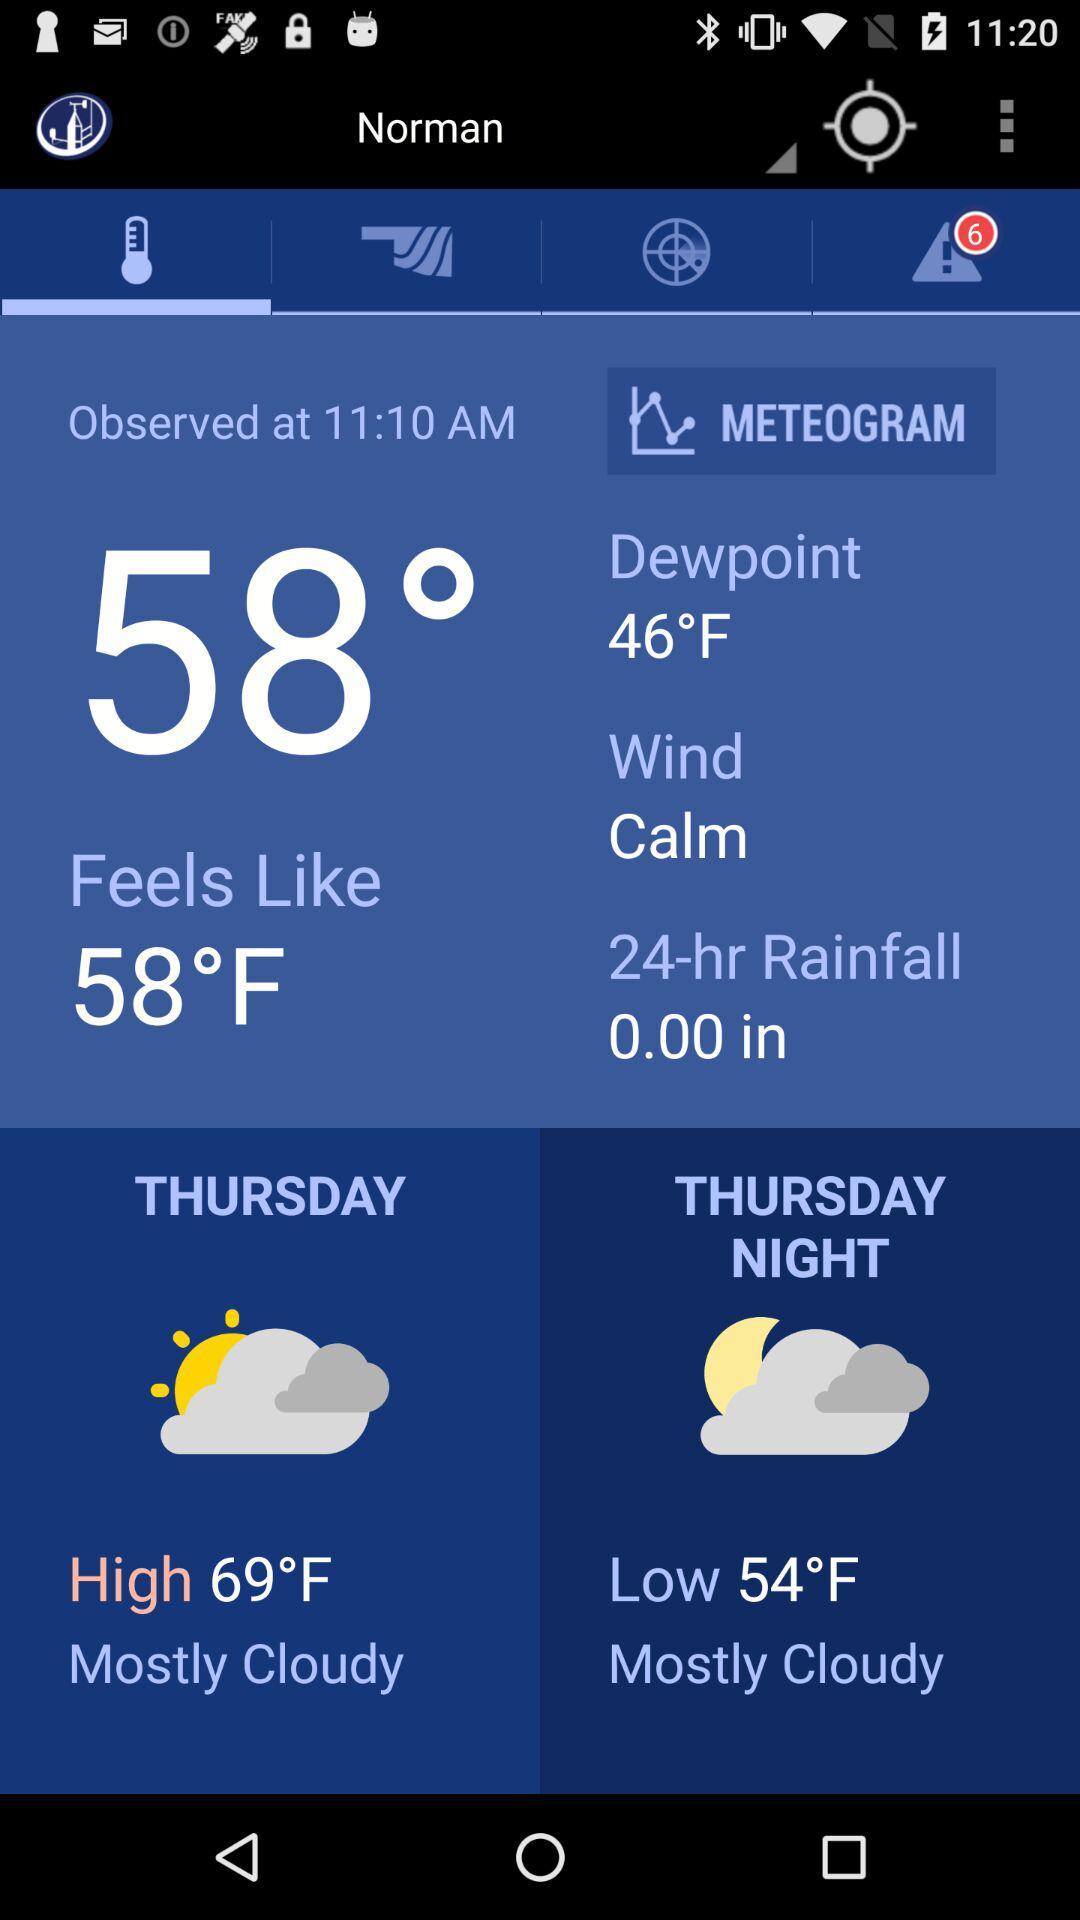  What do you see at coordinates (869, 124) in the screenshot?
I see `the icon represented the direction of te country` at bounding box center [869, 124].